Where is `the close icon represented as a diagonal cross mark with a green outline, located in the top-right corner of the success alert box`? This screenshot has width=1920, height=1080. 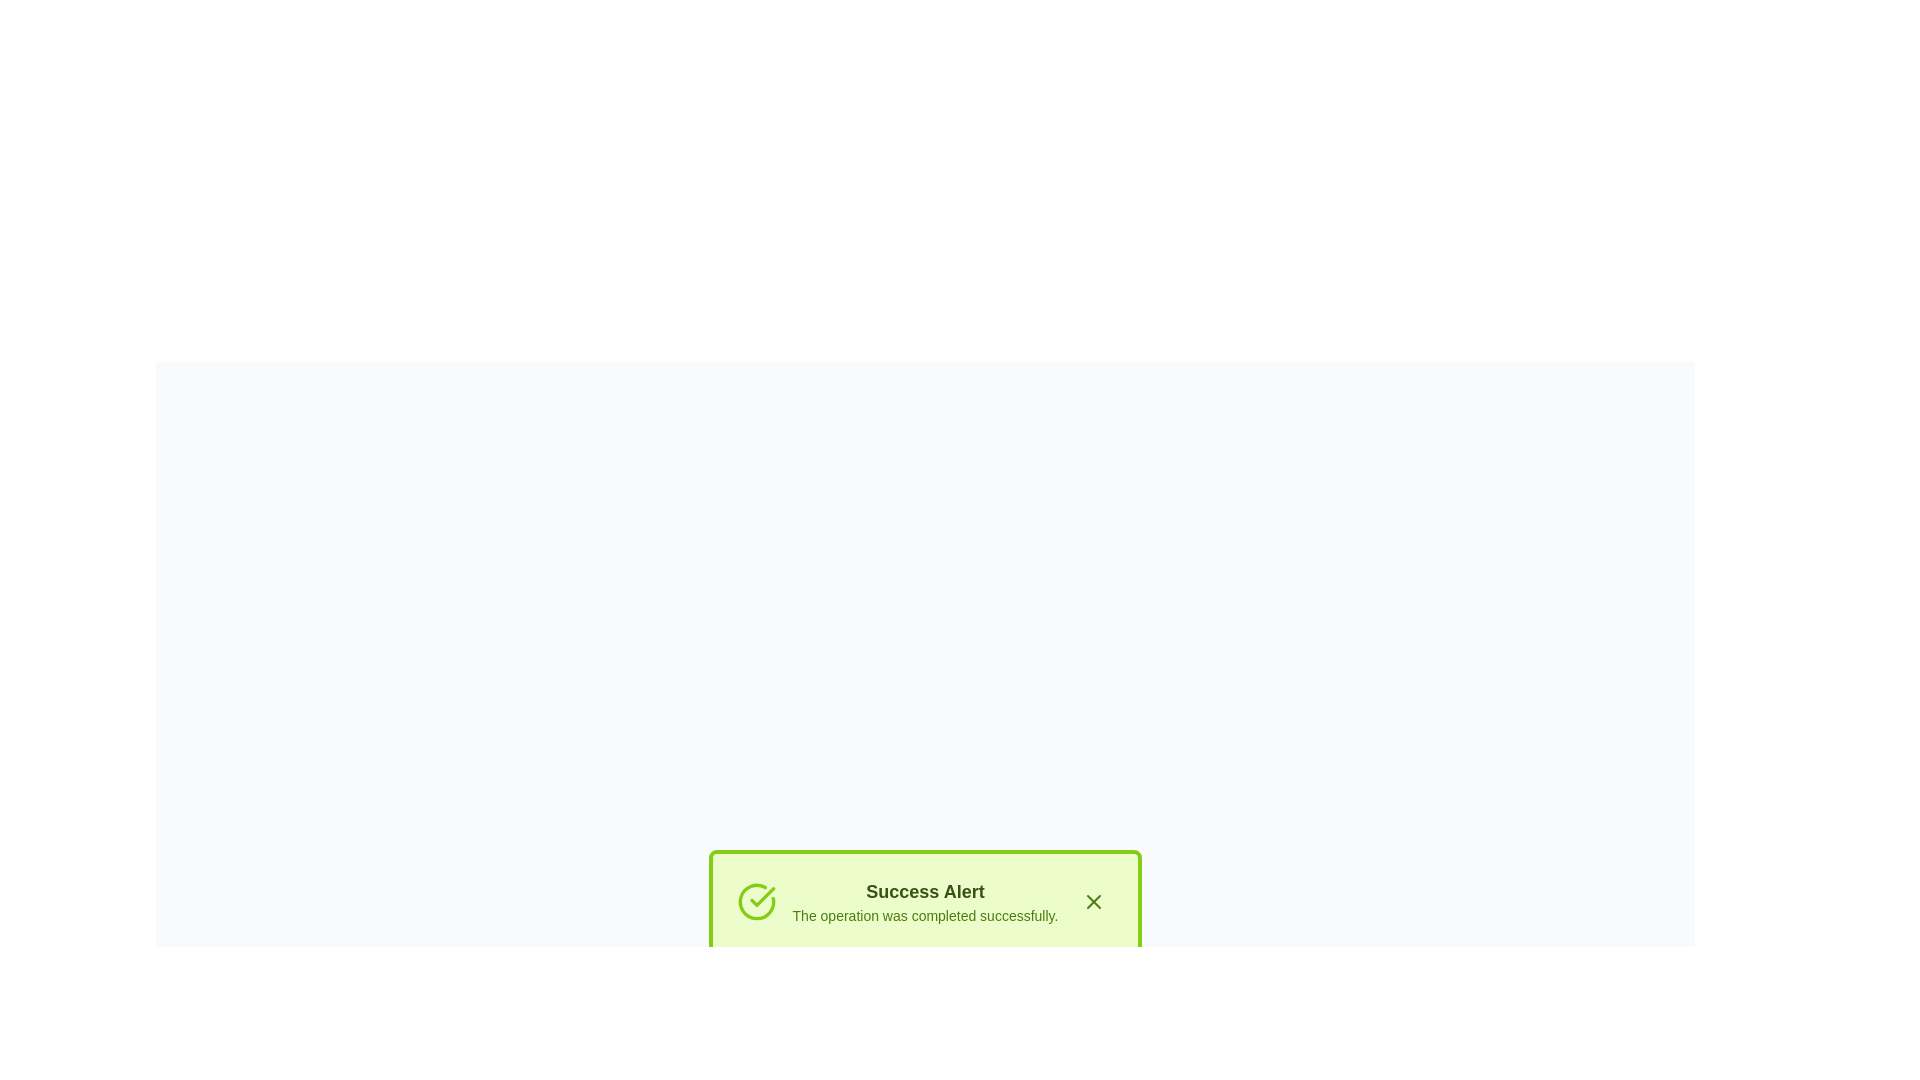
the close icon represented as a diagonal cross mark with a green outline, located in the top-right corner of the success alert box is located at coordinates (1093, 902).